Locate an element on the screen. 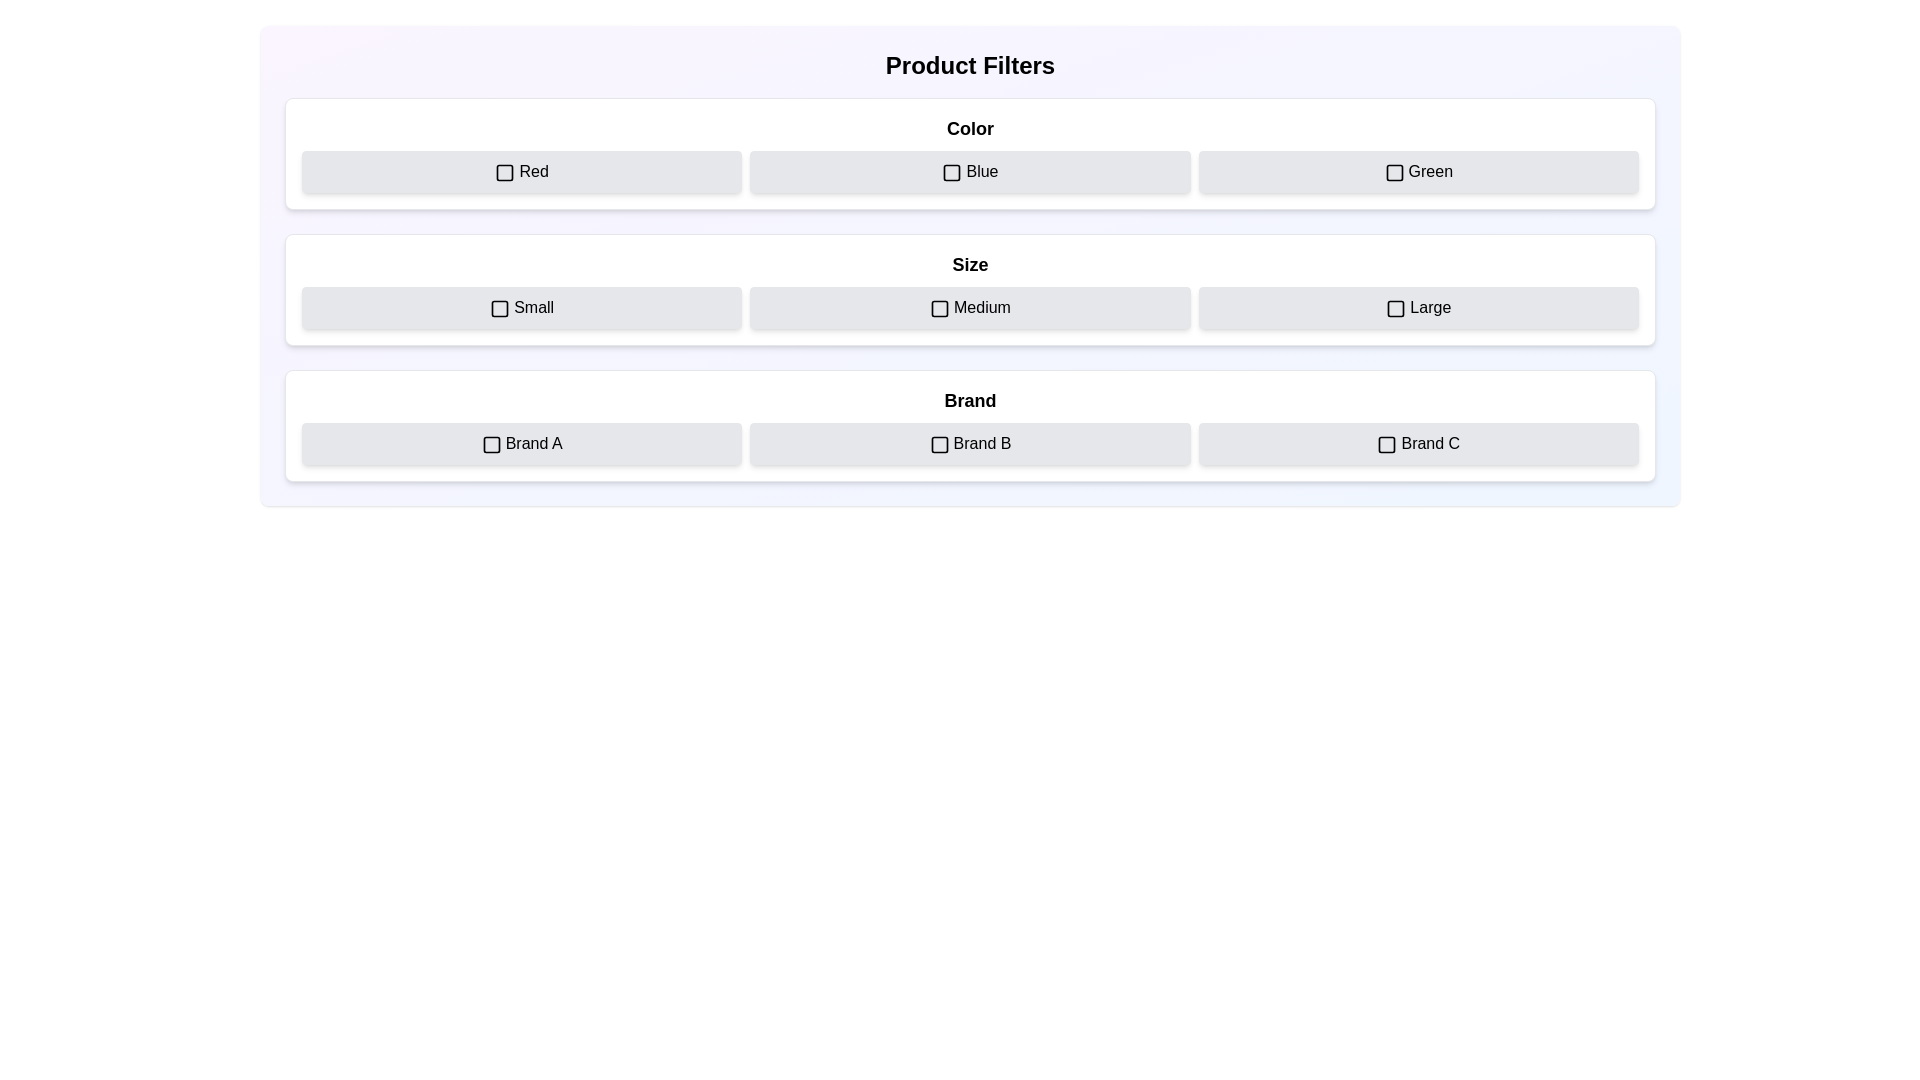  the static text label displaying 'Brand' in bold and large font, located at the top of the card-like section is located at coordinates (970, 401).